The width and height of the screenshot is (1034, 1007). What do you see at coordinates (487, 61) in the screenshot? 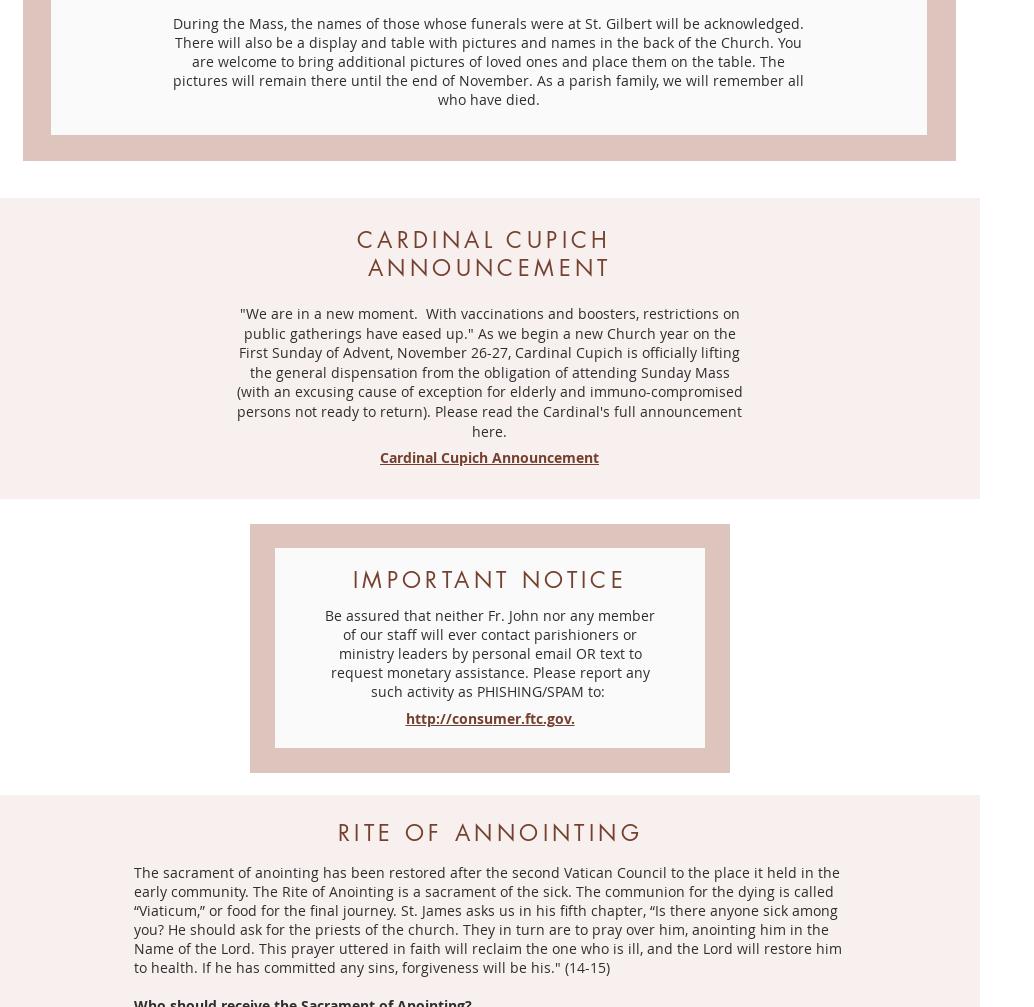
I see `'During the Mass, the names of those whose funerals were at St. Gilbert will be acknowledged. There will also be a display and table with pictures and names in the back of the Church. You are welcome to bring additional pictures of loved ones and place them on the table. The pictures will remain there until the end of November. As a parish family, we will remember all who have died.'` at bounding box center [487, 61].